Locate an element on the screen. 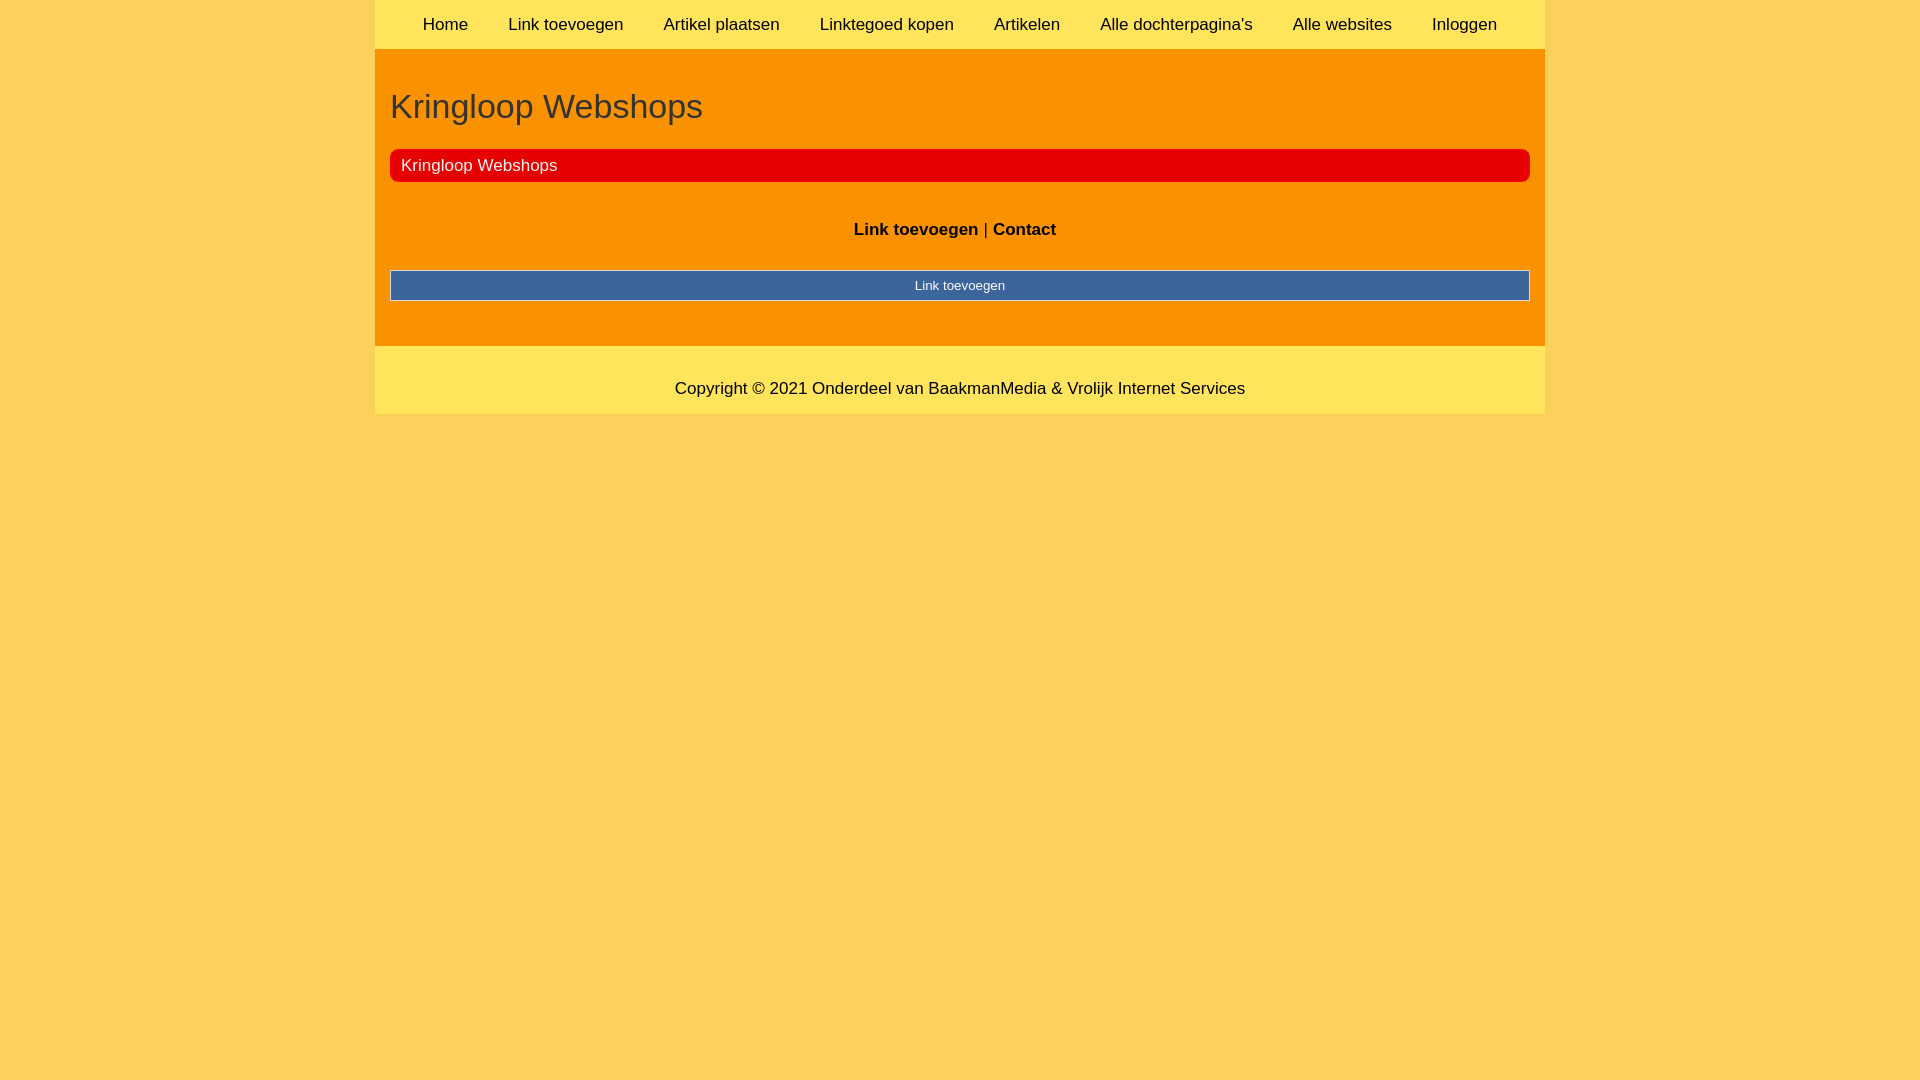 Image resolution: width=1920 pixels, height=1080 pixels. 'Artikel plaatsen' is located at coordinates (643, 24).